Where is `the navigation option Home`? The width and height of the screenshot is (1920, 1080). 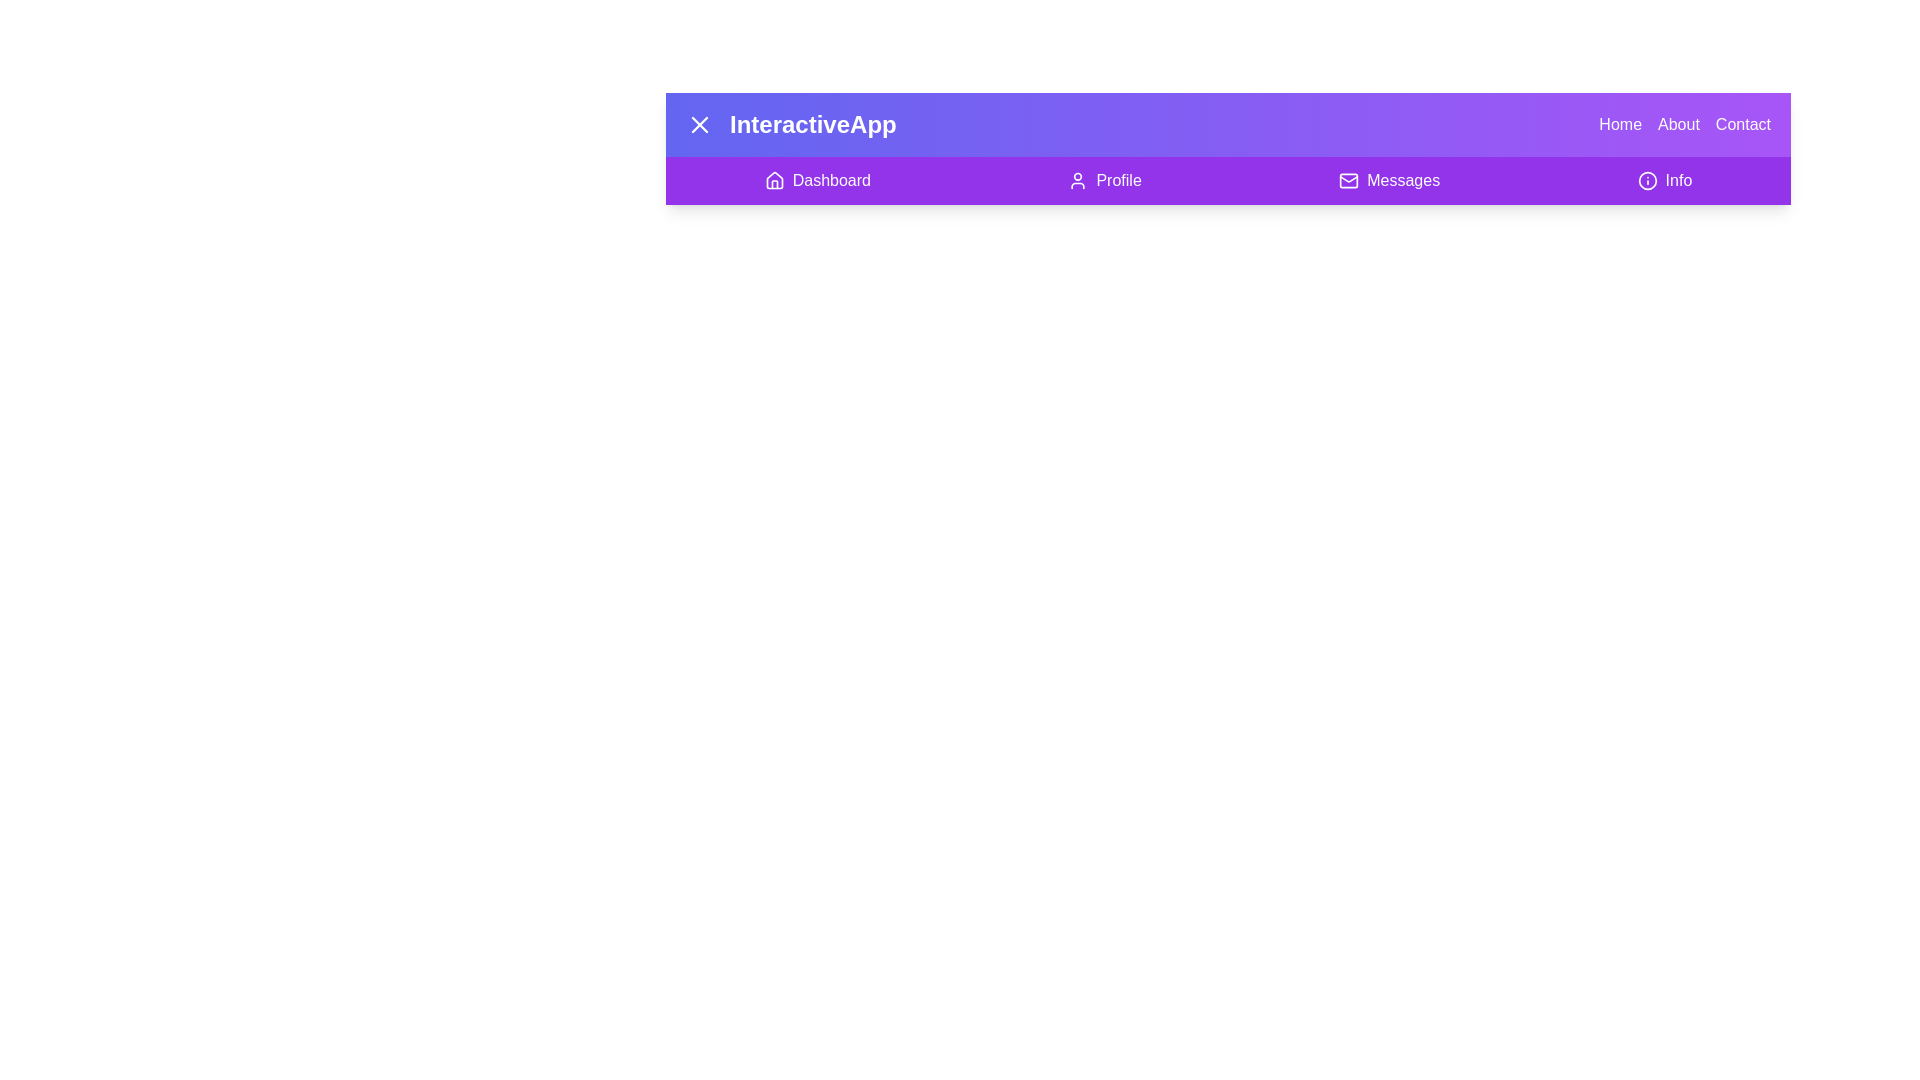 the navigation option Home is located at coordinates (1620, 124).